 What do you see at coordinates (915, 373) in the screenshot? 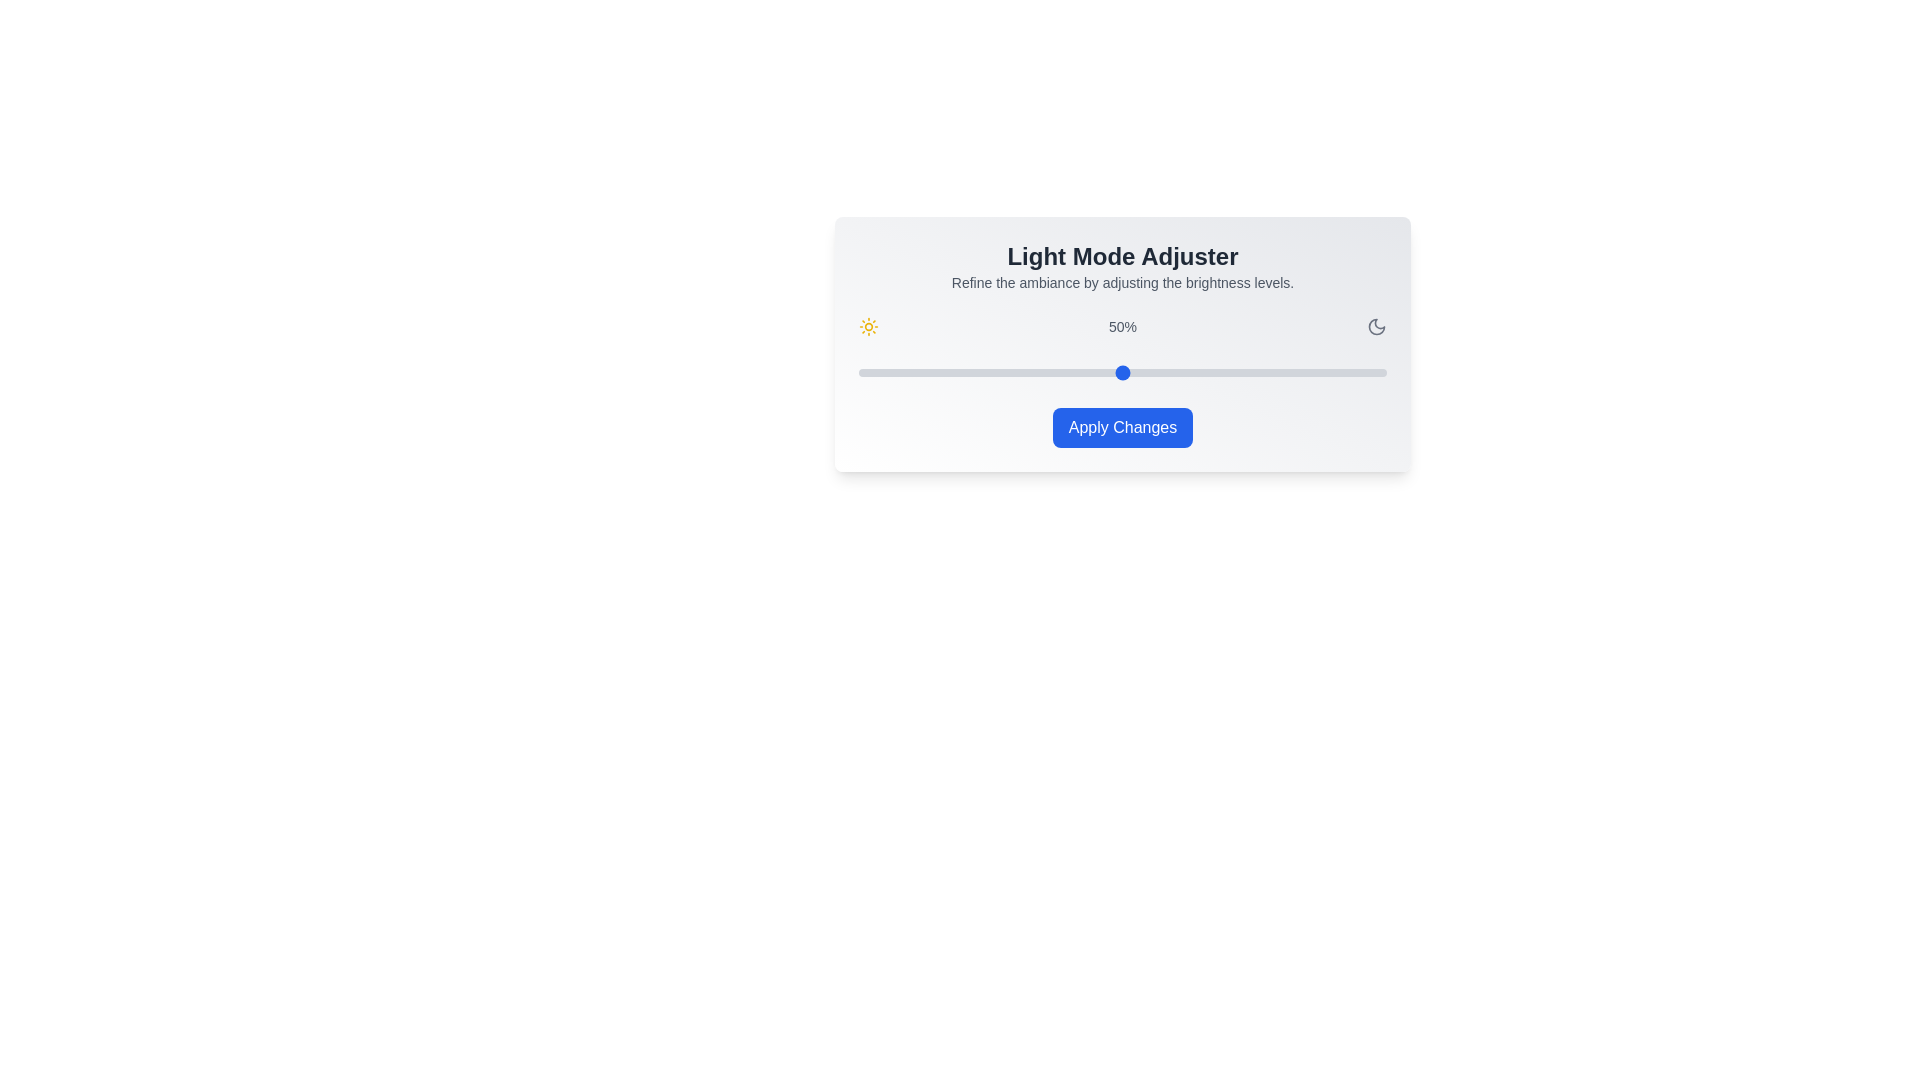
I see `the brightness slider to 11%` at bounding box center [915, 373].